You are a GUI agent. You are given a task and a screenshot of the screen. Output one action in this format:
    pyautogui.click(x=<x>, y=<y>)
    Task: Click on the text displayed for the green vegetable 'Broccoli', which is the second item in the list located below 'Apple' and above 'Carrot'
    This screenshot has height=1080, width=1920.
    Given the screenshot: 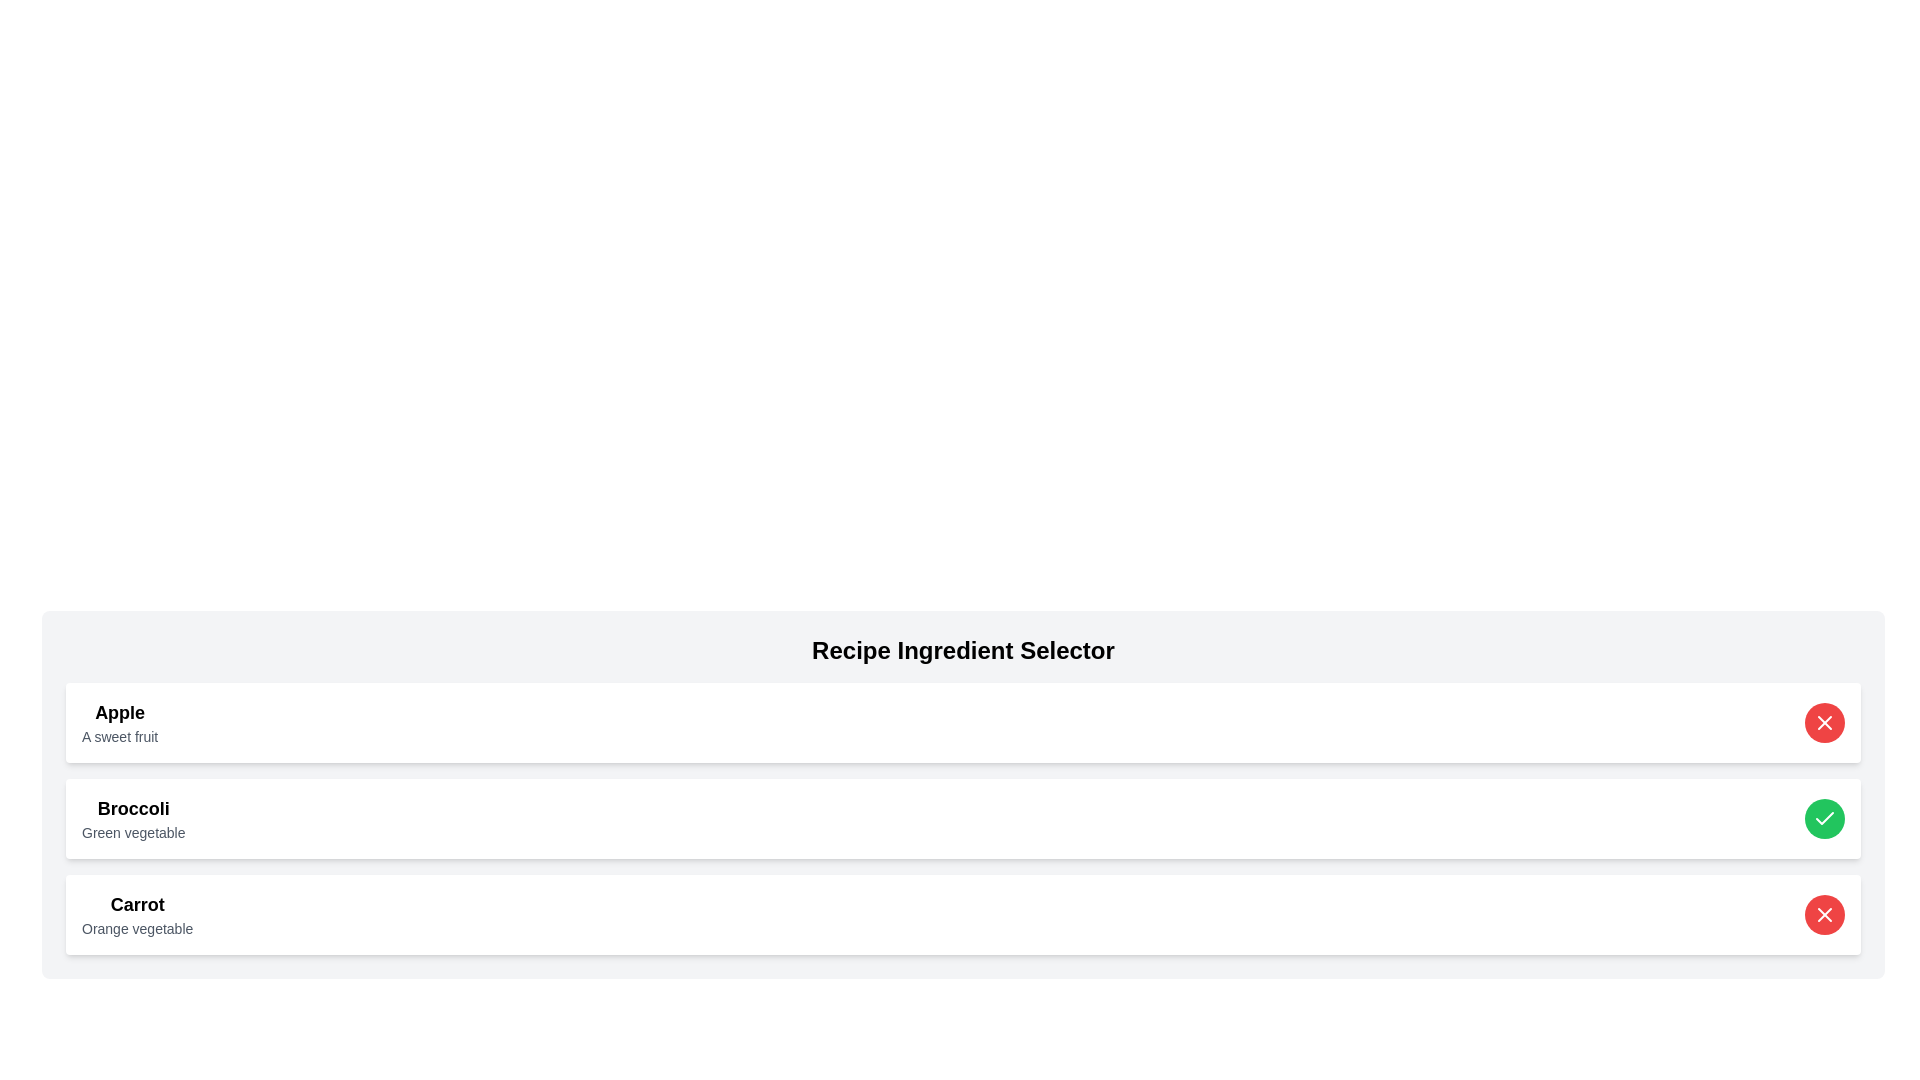 What is the action you would take?
    pyautogui.click(x=132, y=818)
    